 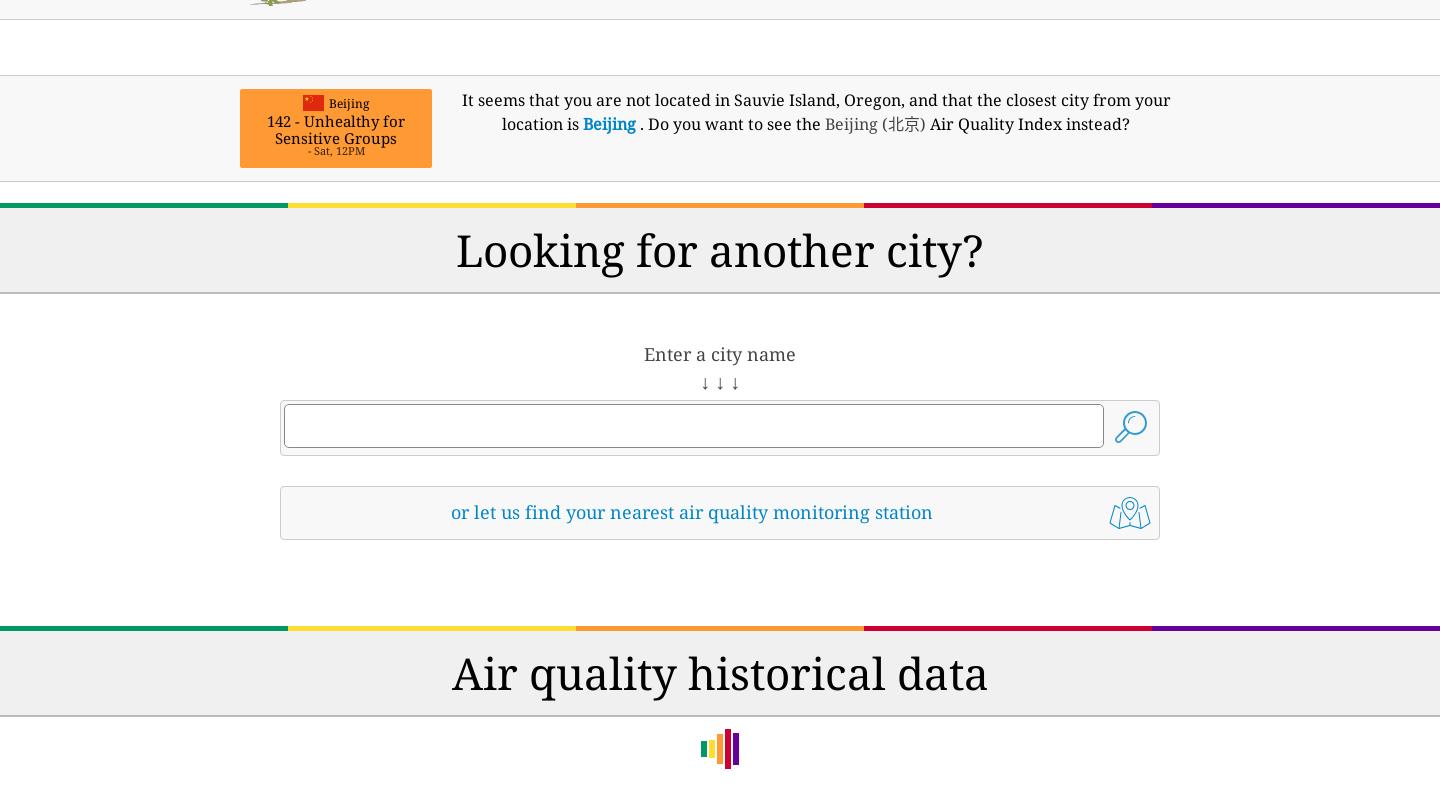 I want to click on 'It seems that you are not located in', so click(x=597, y=99).